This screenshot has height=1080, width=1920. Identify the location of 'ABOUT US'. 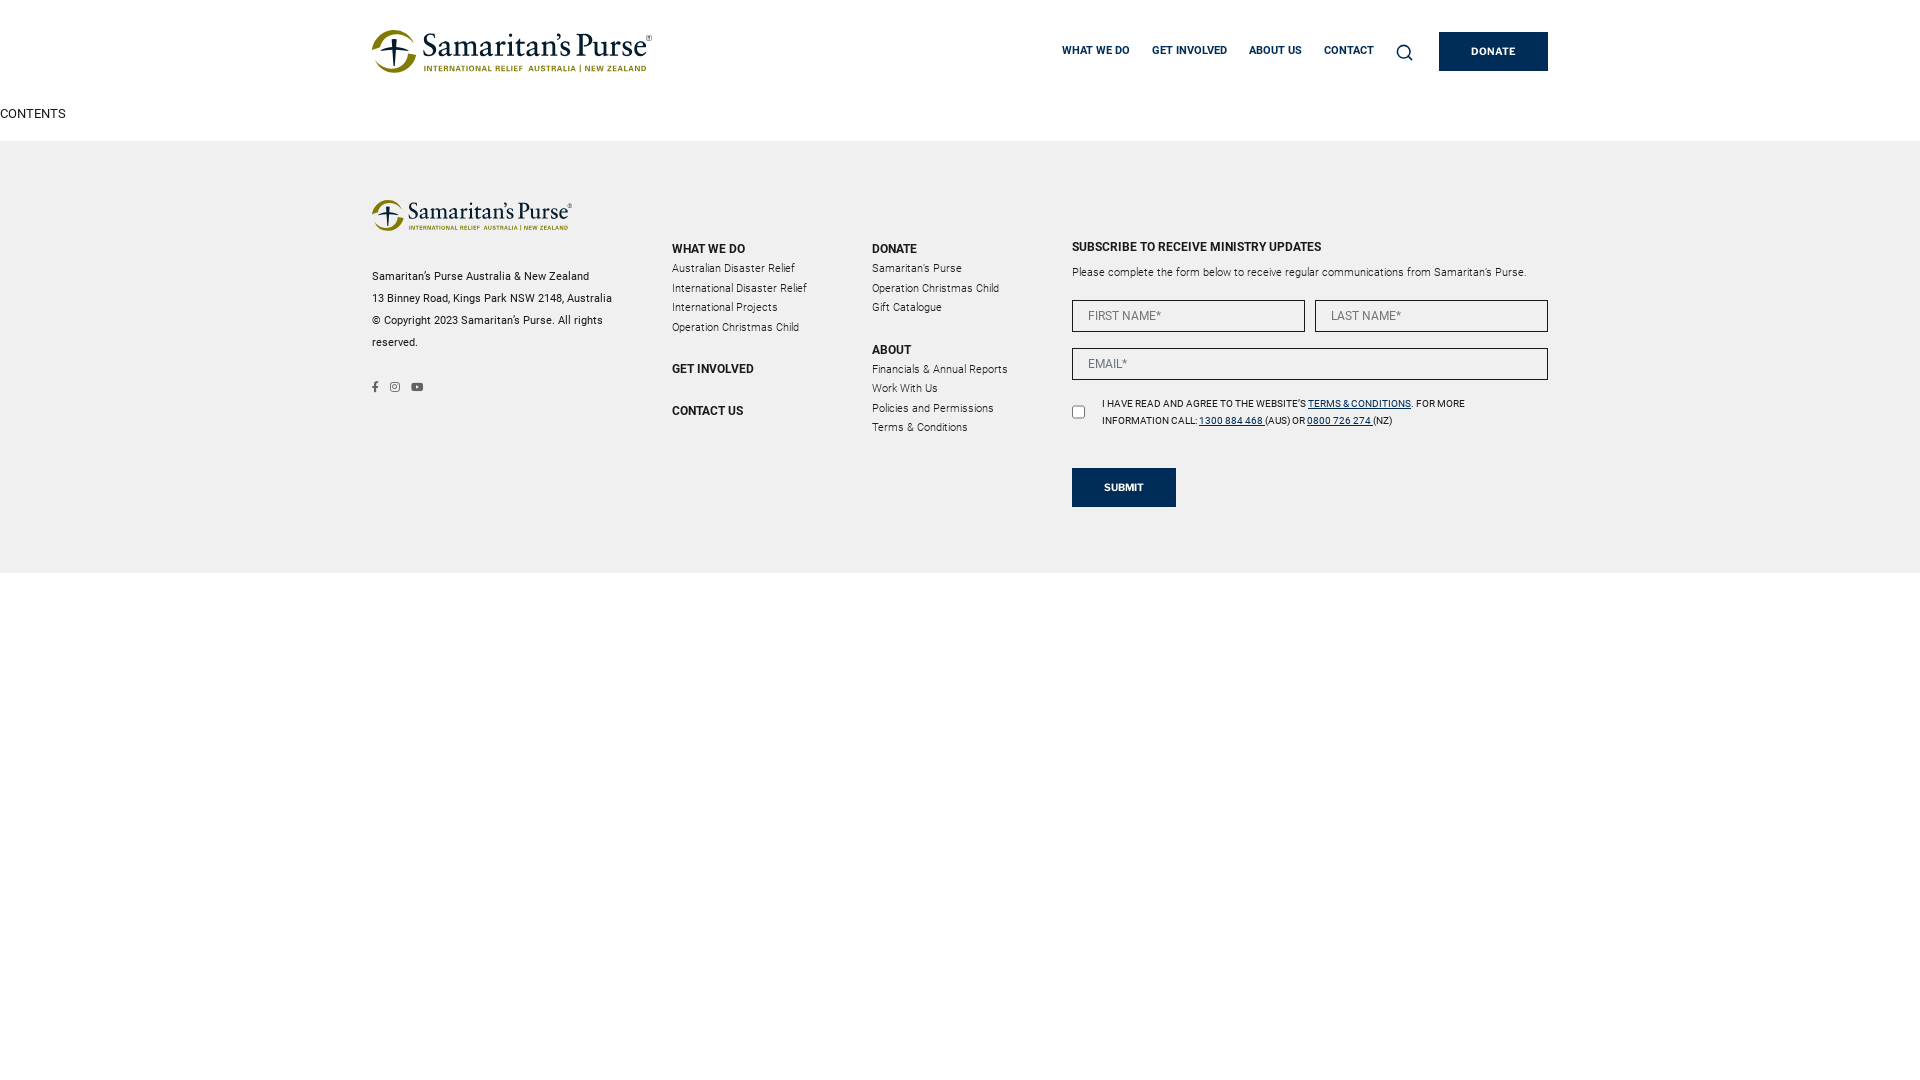
(1274, 50).